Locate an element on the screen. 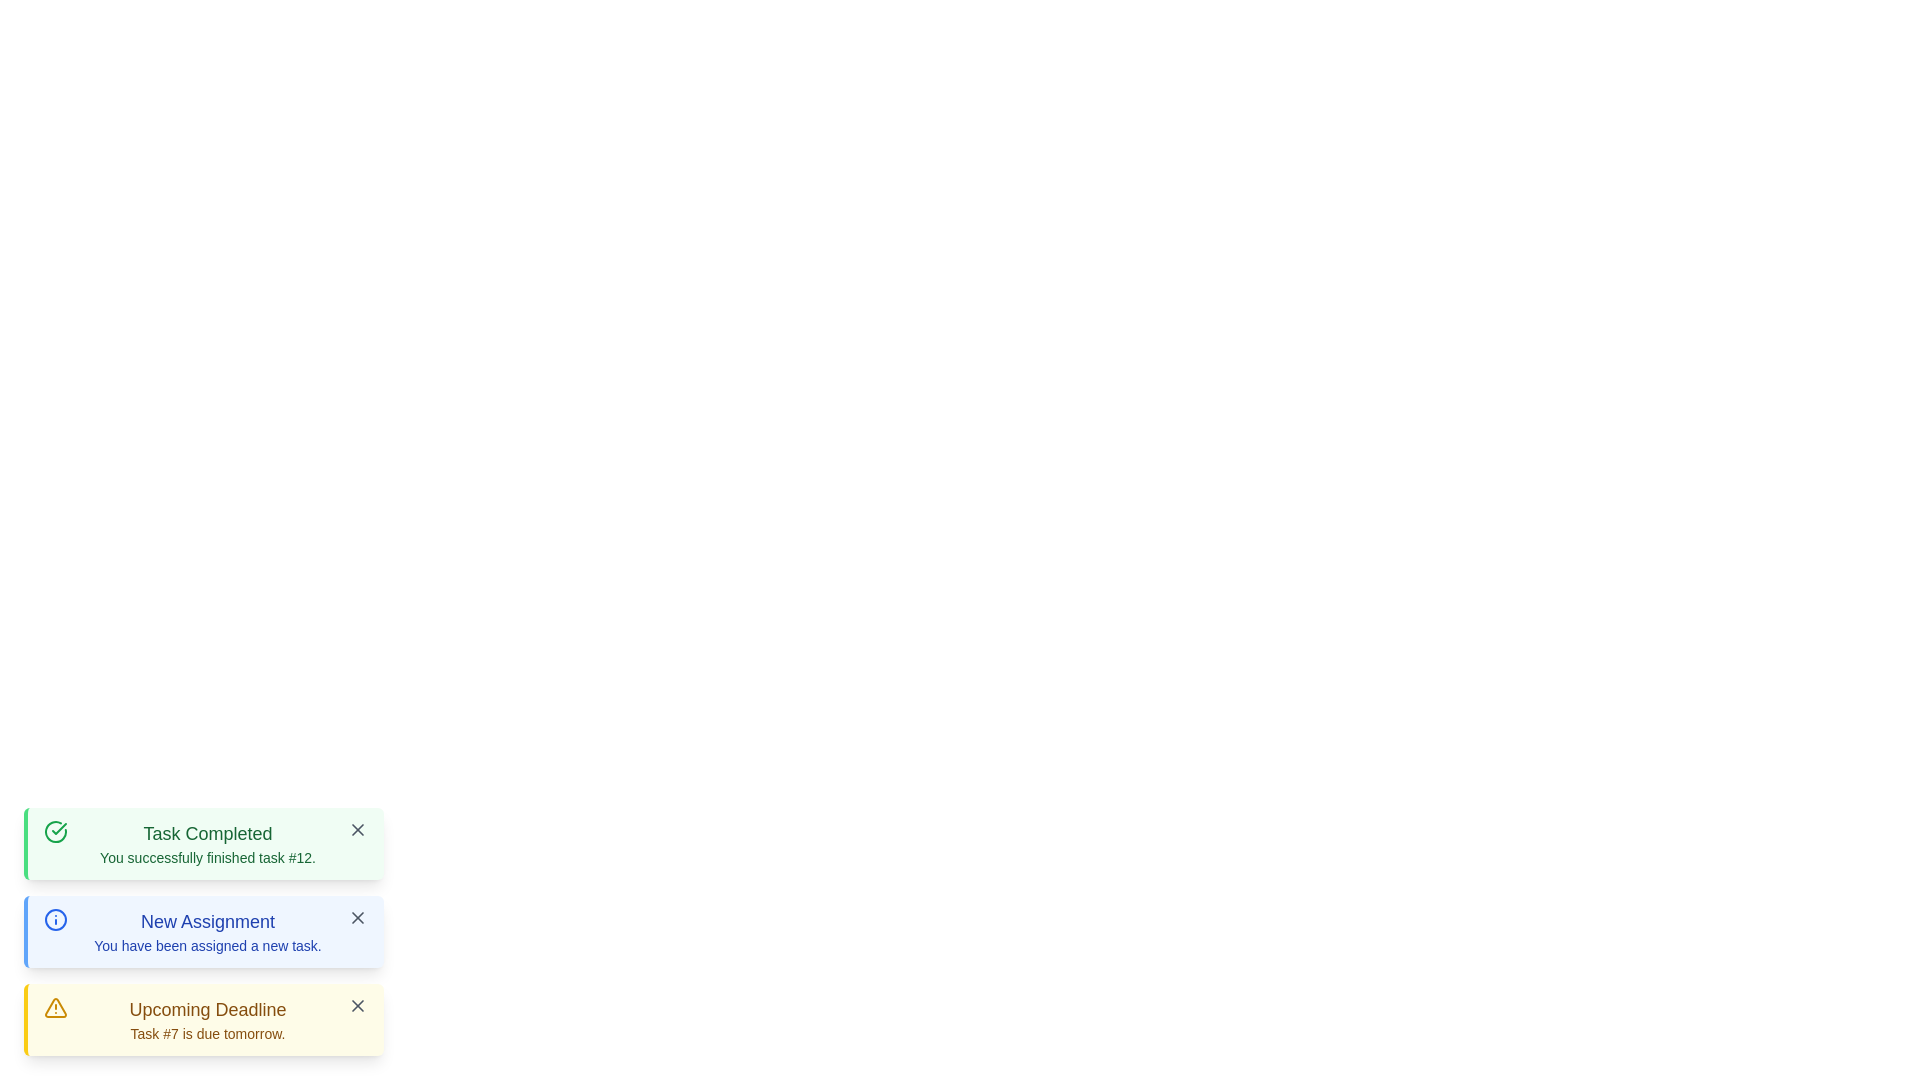 This screenshot has height=1080, width=1920. the upper diagonal line of the close button icon within the notification card labeled 'New Assignment' to indicate the option to dismiss the notification is located at coordinates (358, 918).